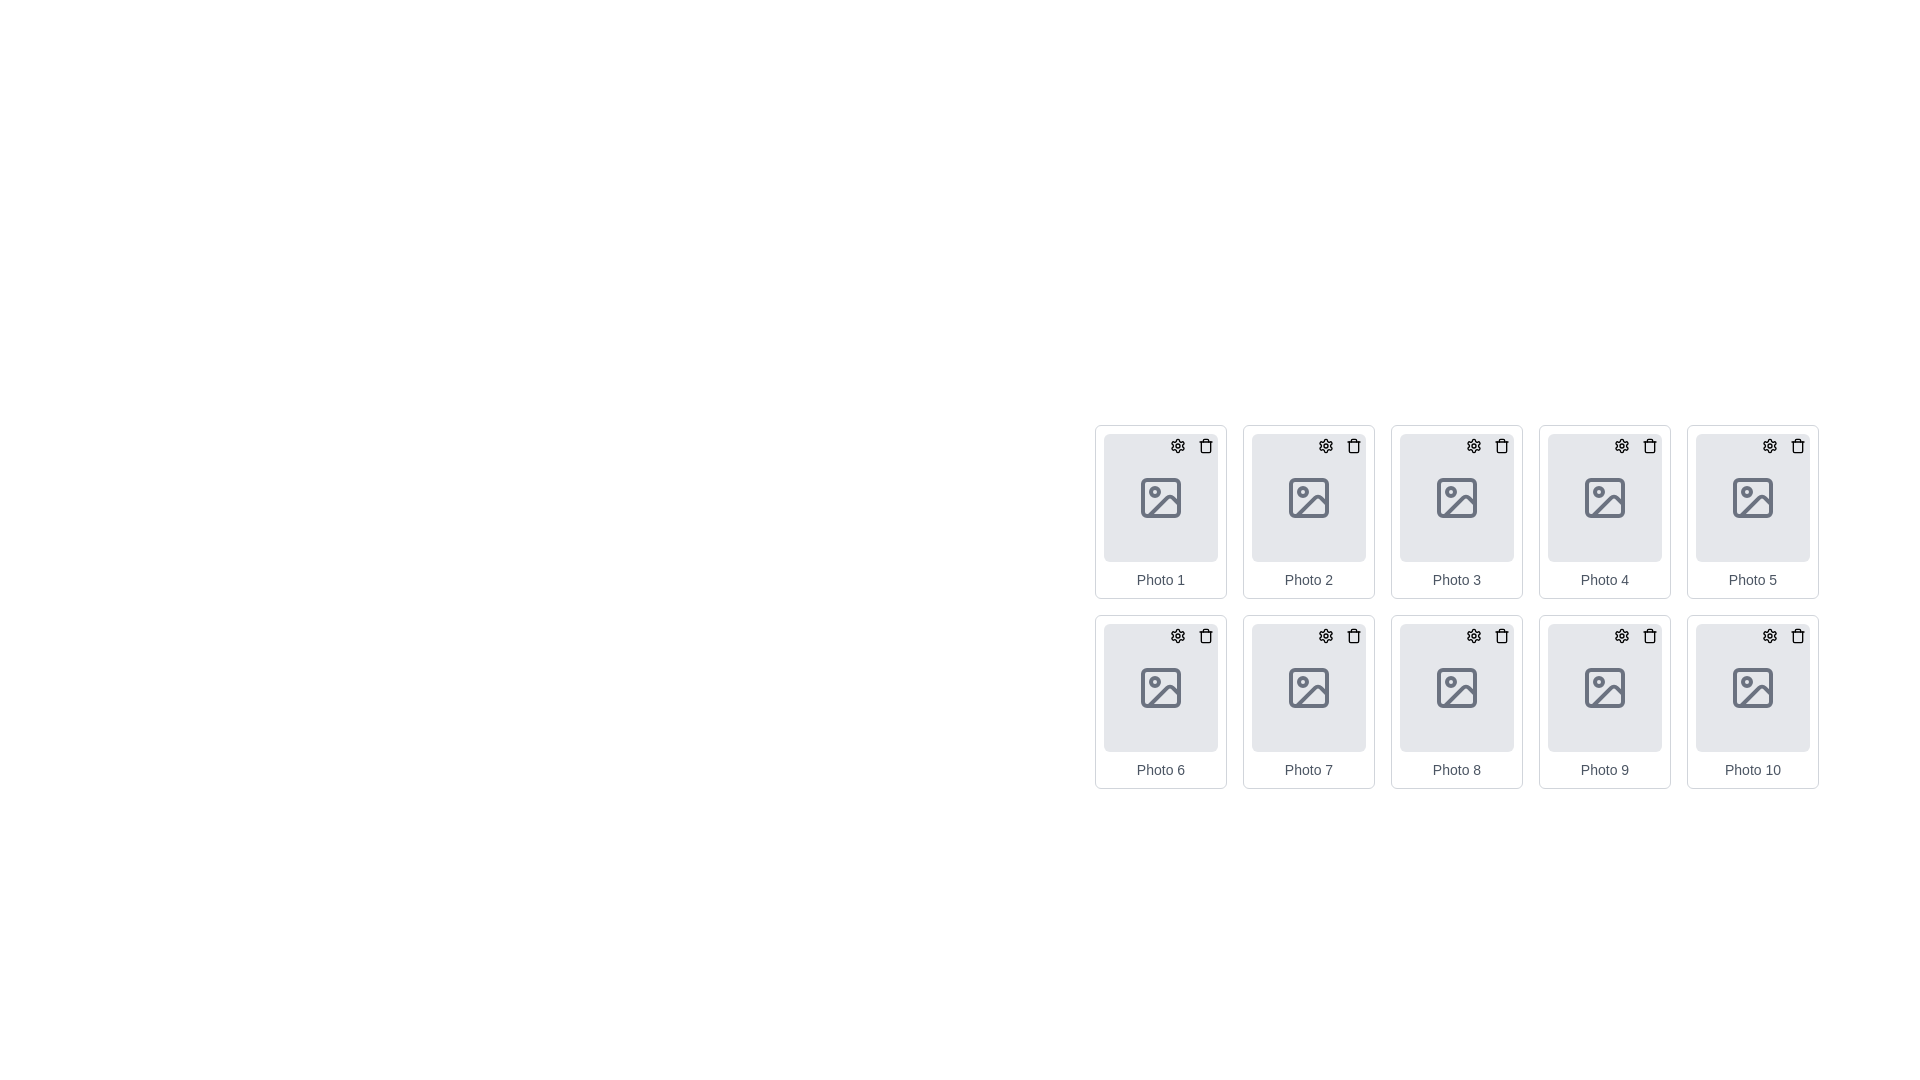  I want to click on the SVG photo image placeholder icon located in the 'Photo 3' card, which is the third card in the top row of a grid layout, so click(1457, 496).